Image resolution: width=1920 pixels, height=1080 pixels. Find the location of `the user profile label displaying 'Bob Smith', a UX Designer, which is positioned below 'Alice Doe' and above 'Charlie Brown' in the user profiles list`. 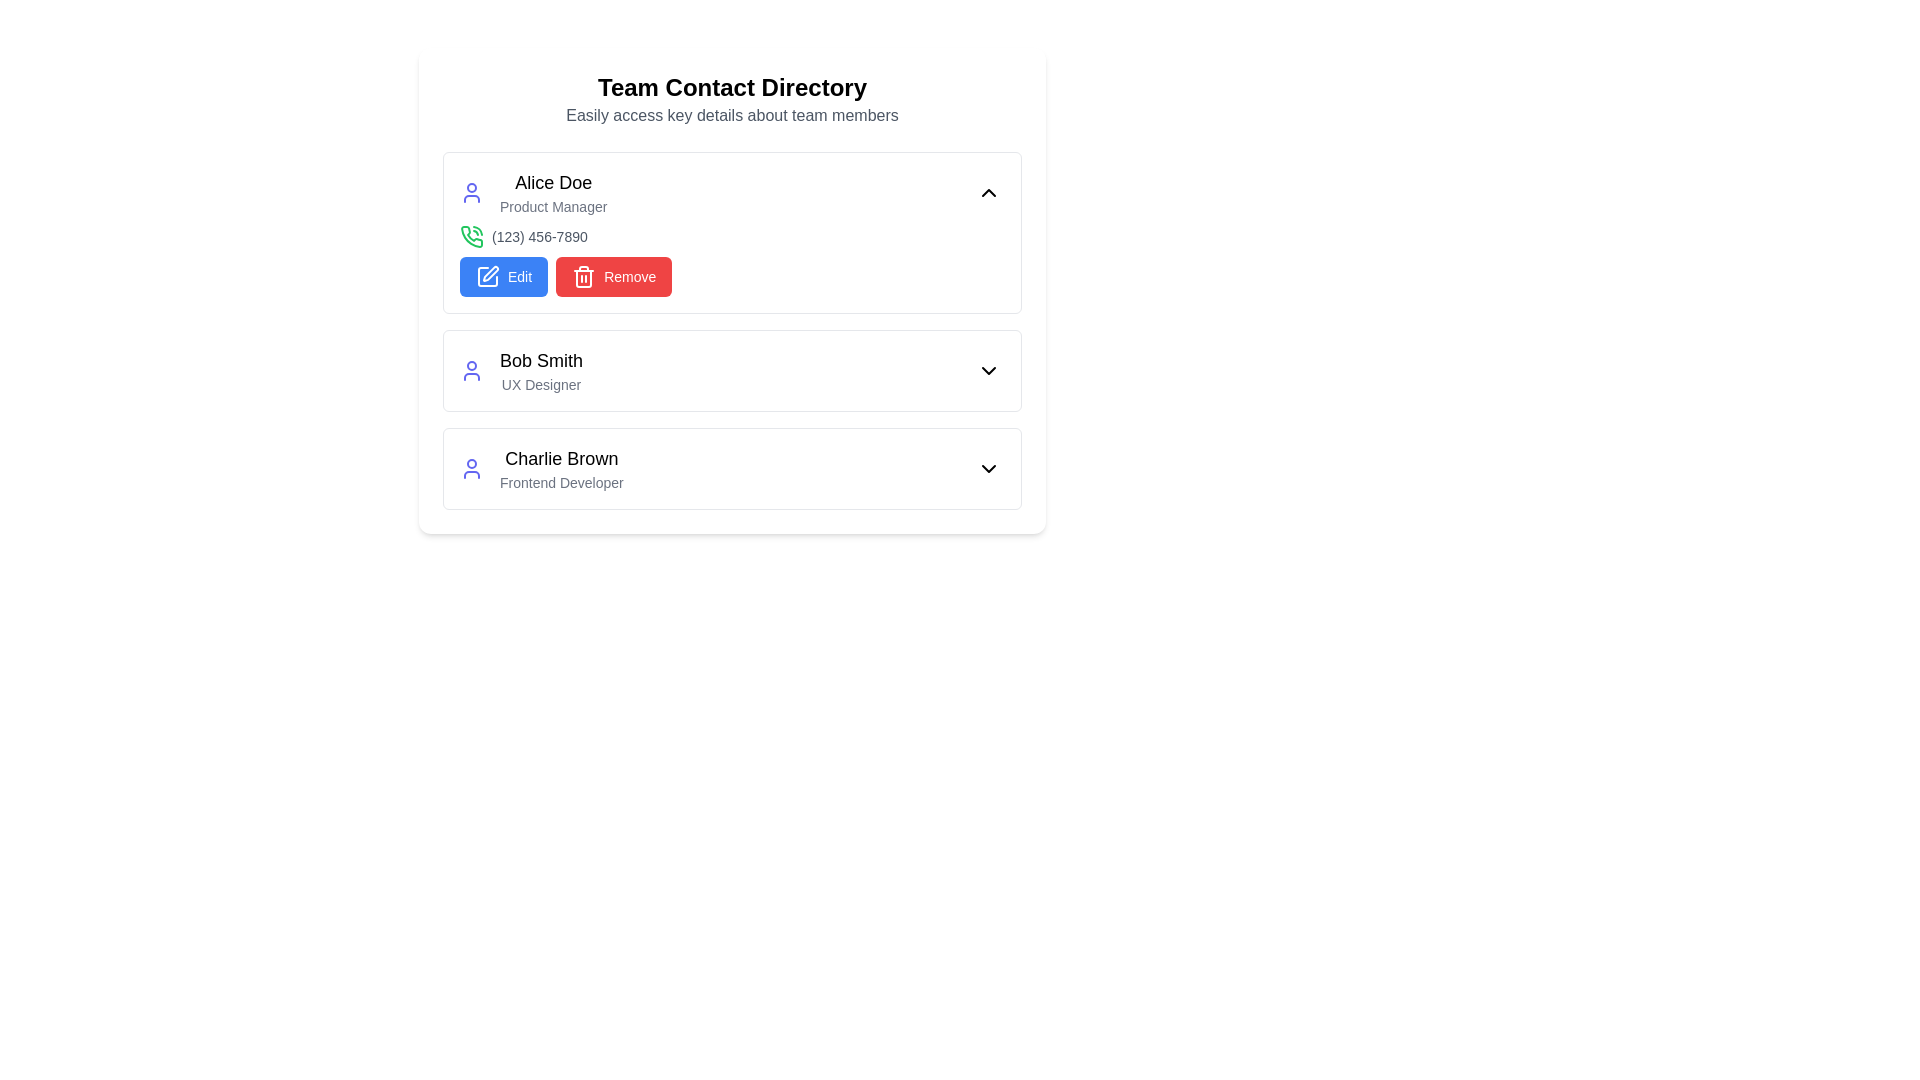

the user profile label displaying 'Bob Smith', a UX Designer, which is positioned below 'Alice Doe' and above 'Charlie Brown' in the user profiles list is located at coordinates (521, 370).